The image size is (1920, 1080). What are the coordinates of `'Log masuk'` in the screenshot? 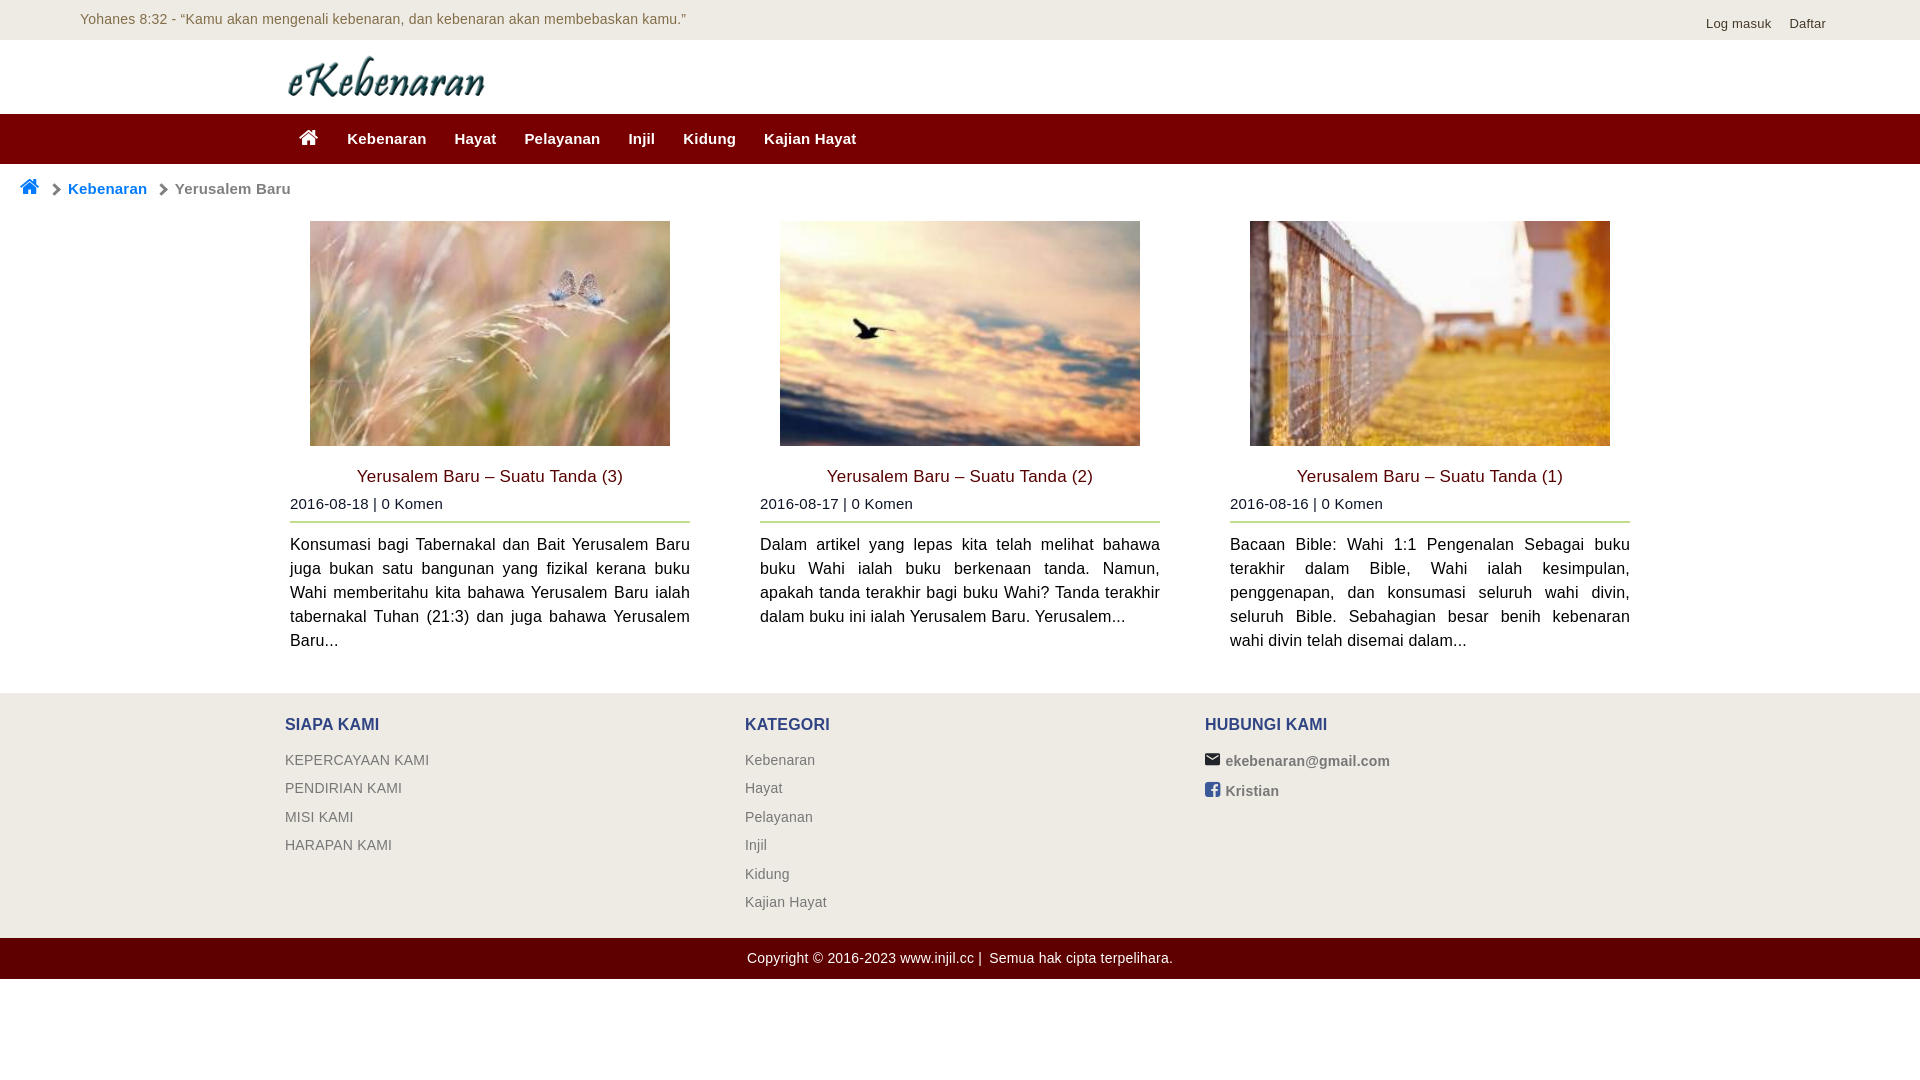 It's located at (1742, 23).